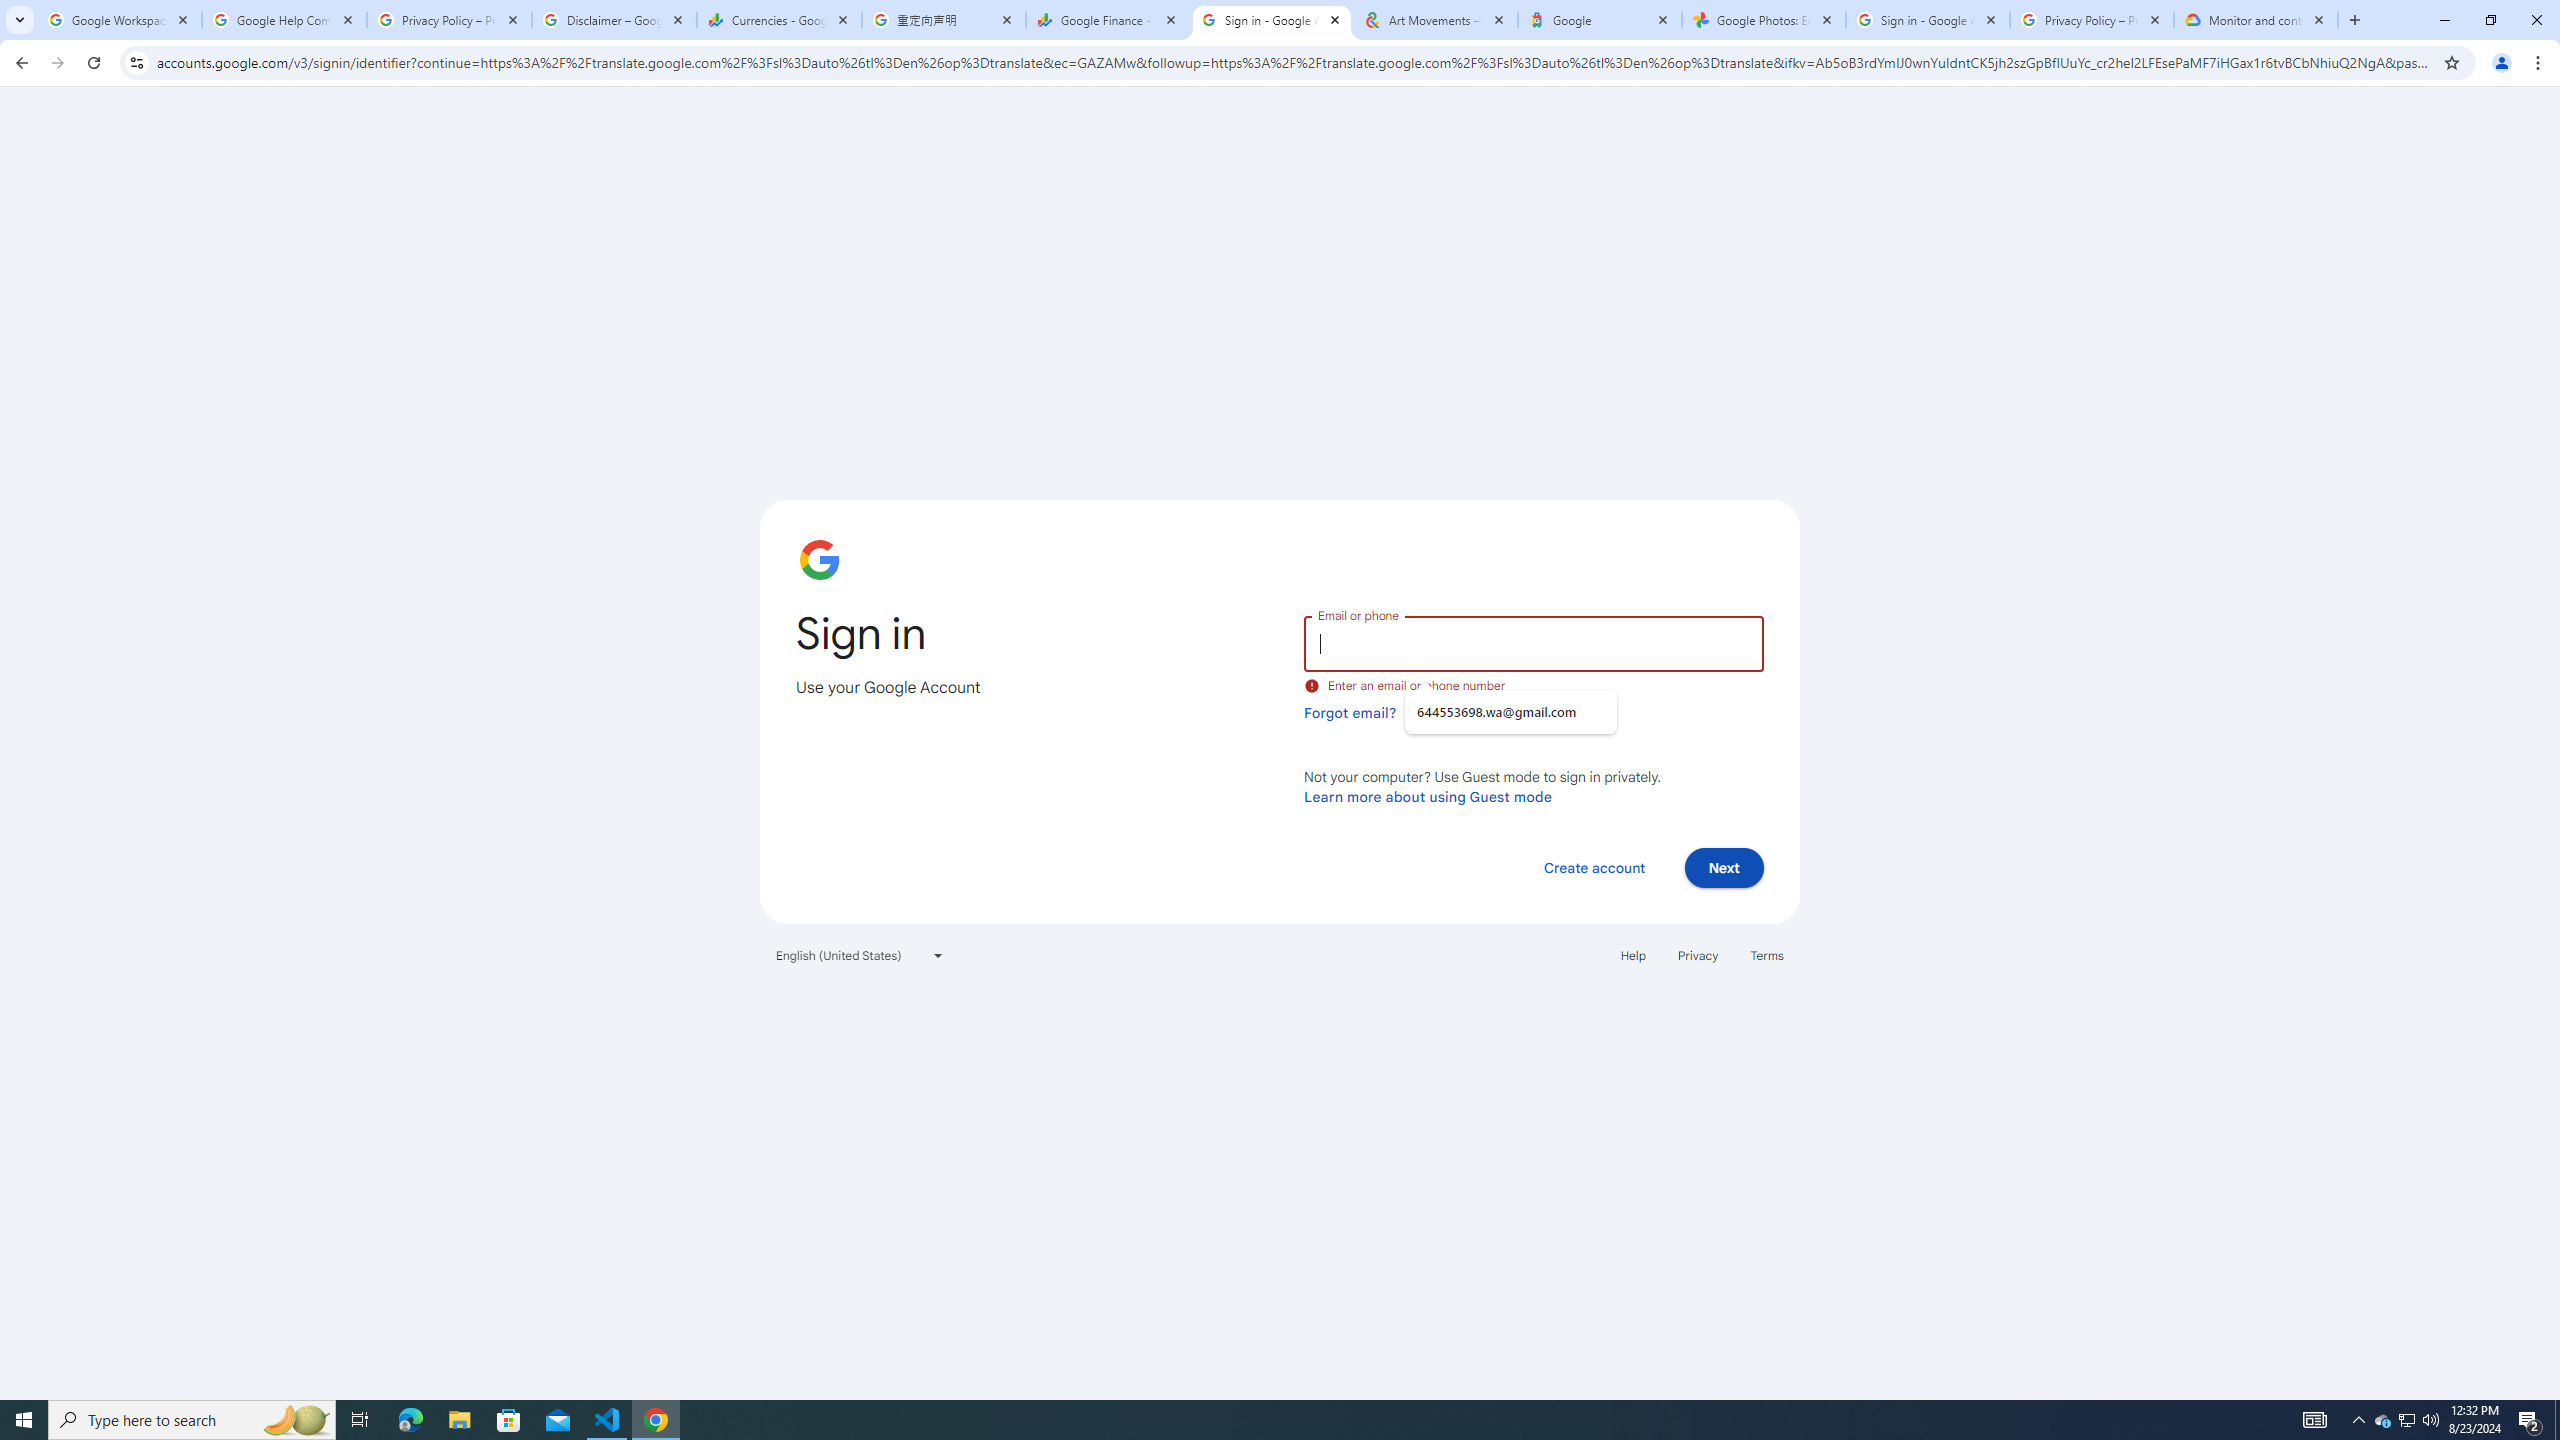  Describe the element at coordinates (1349, 712) in the screenshot. I see `'Forgot email?'` at that location.